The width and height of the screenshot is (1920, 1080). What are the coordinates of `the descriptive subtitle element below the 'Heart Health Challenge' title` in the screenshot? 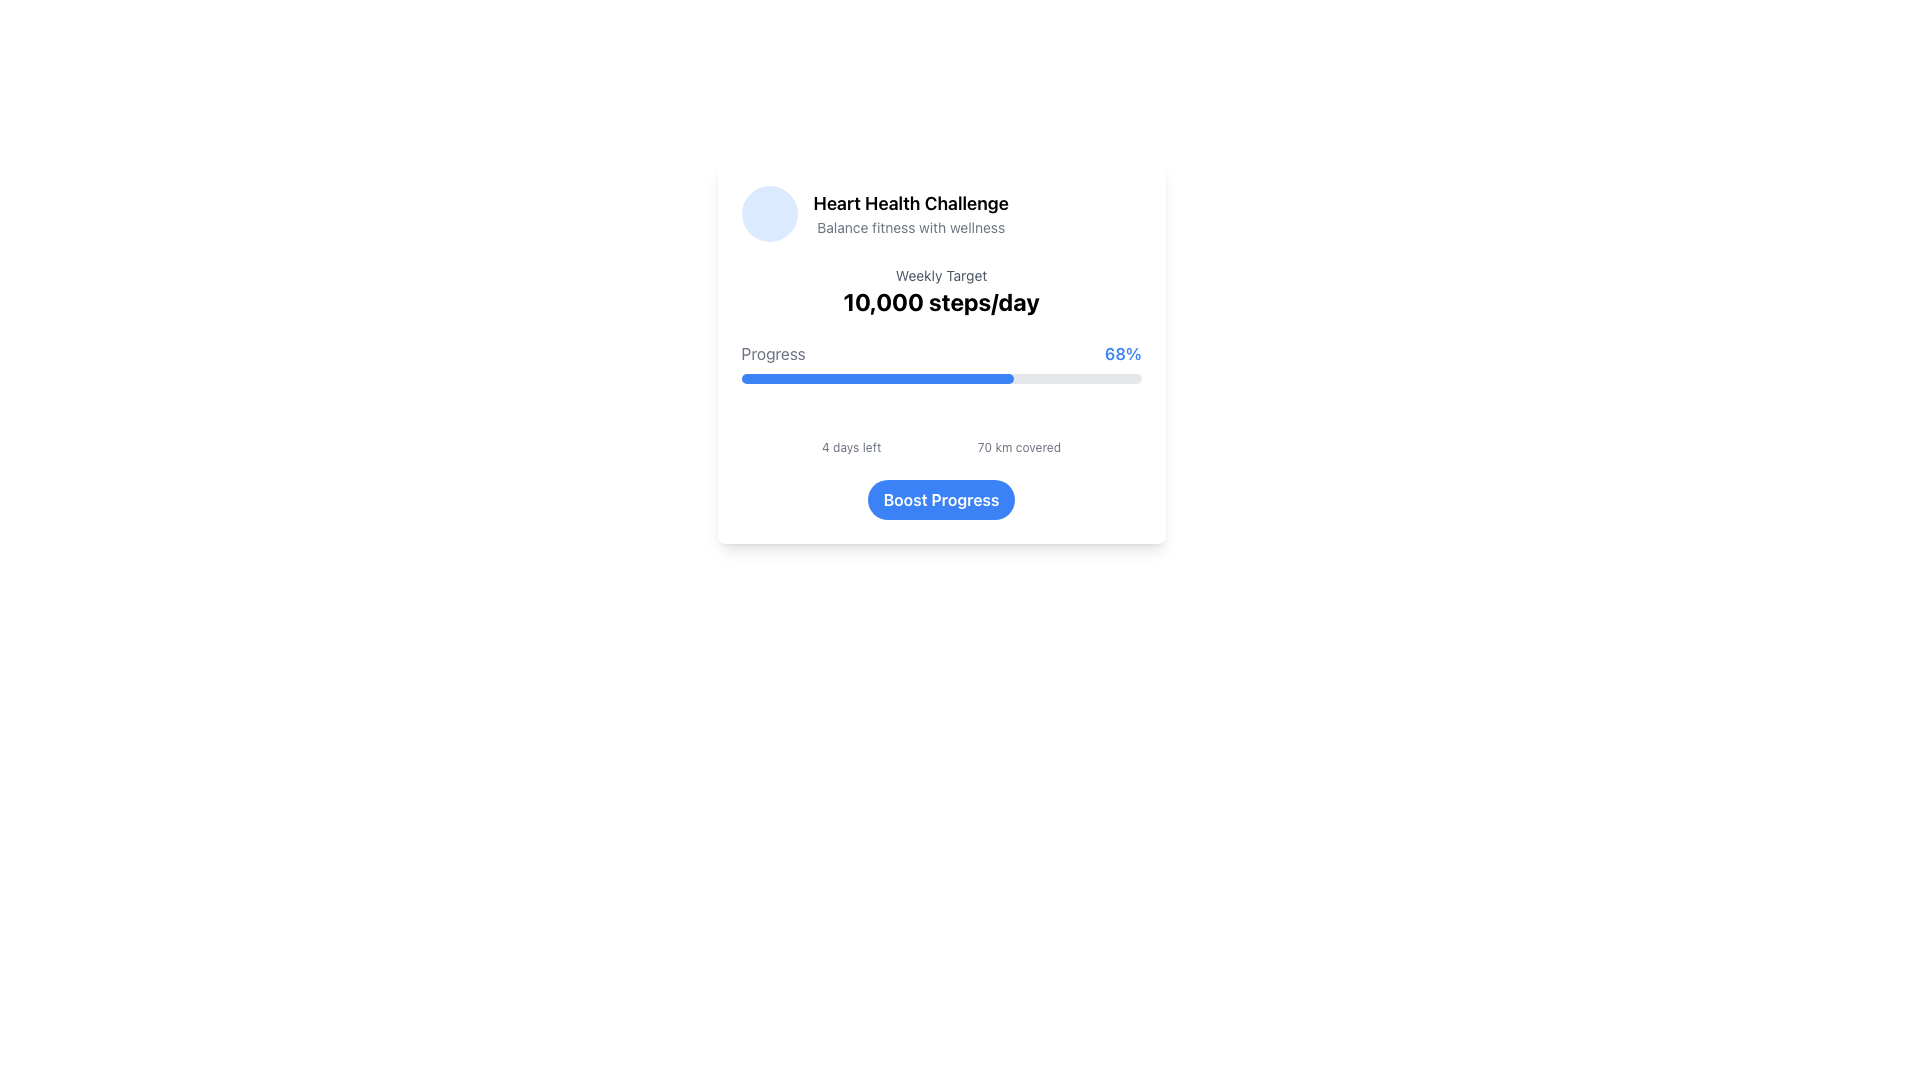 It's located at (910, 226).